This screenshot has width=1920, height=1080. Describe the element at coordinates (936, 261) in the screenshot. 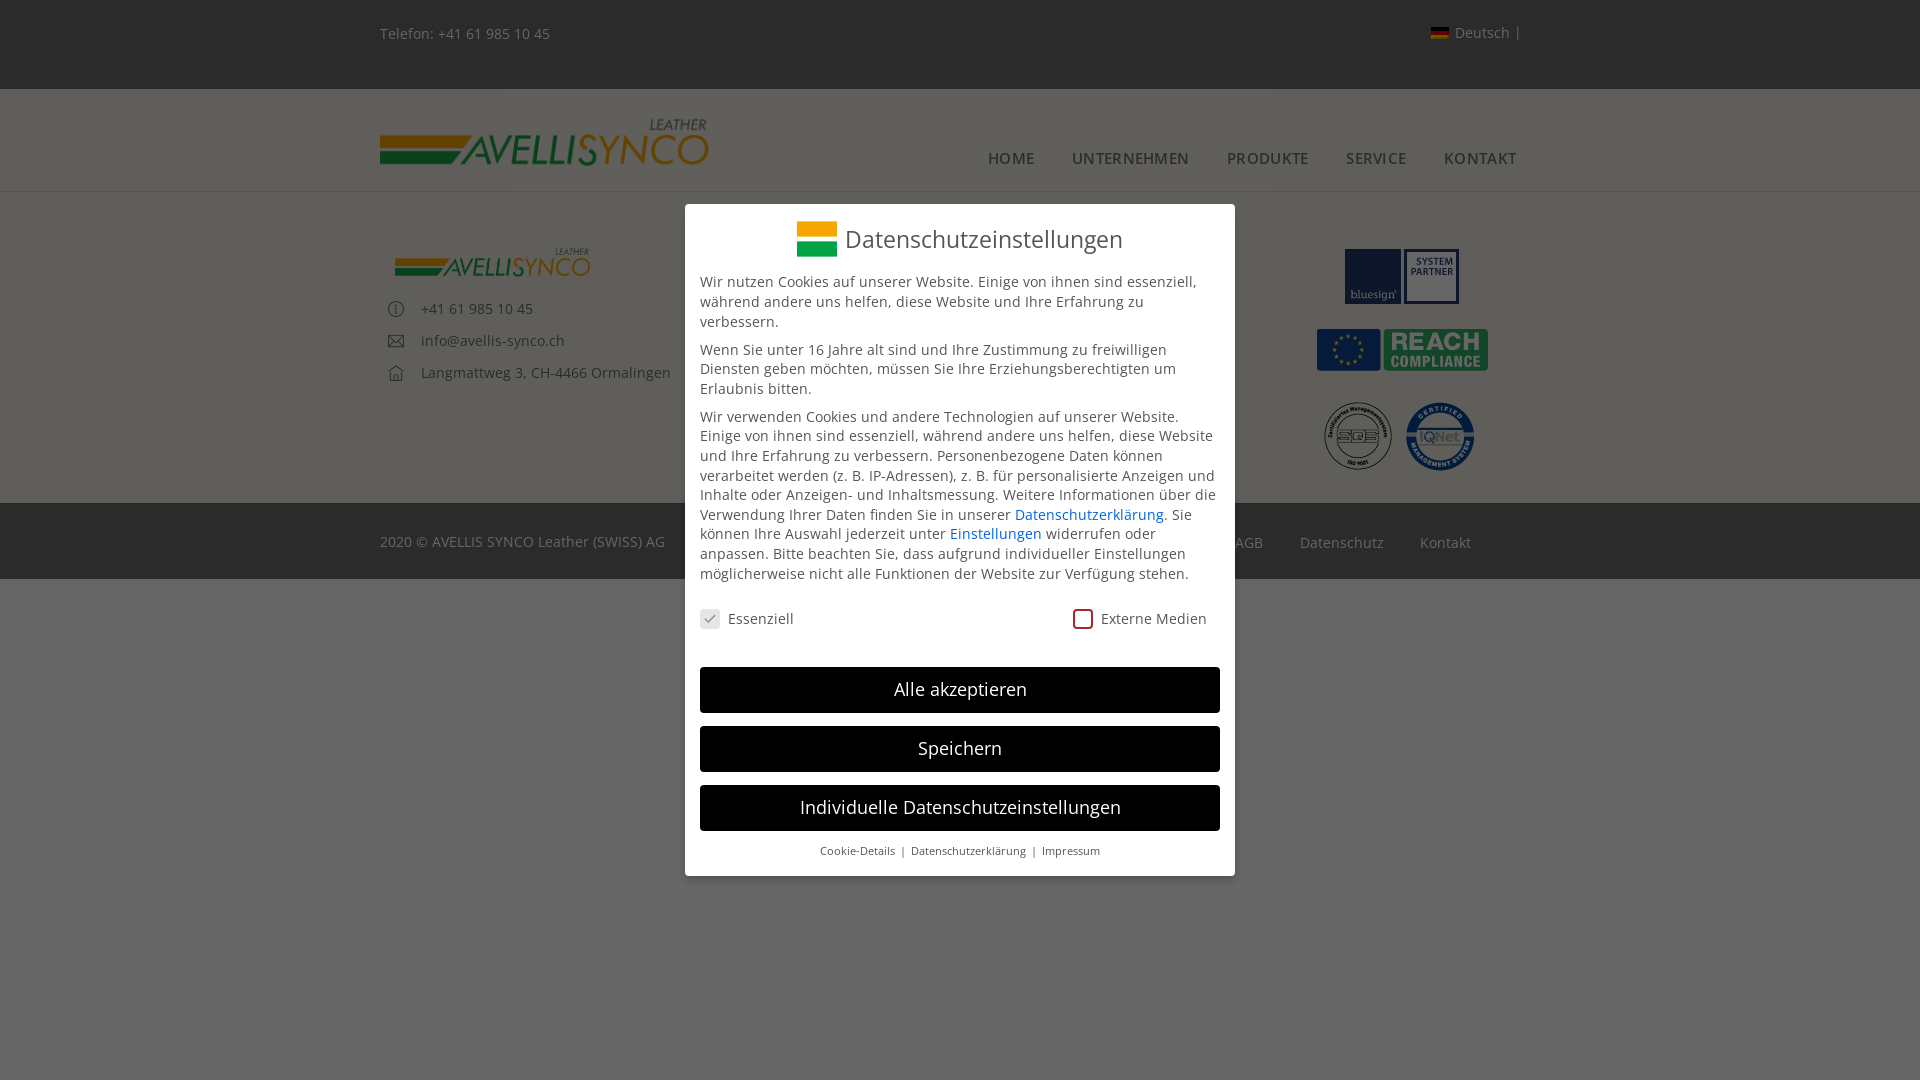

I see `'AVELLIS SYNCO LEATHER Gruppe'` at that location.